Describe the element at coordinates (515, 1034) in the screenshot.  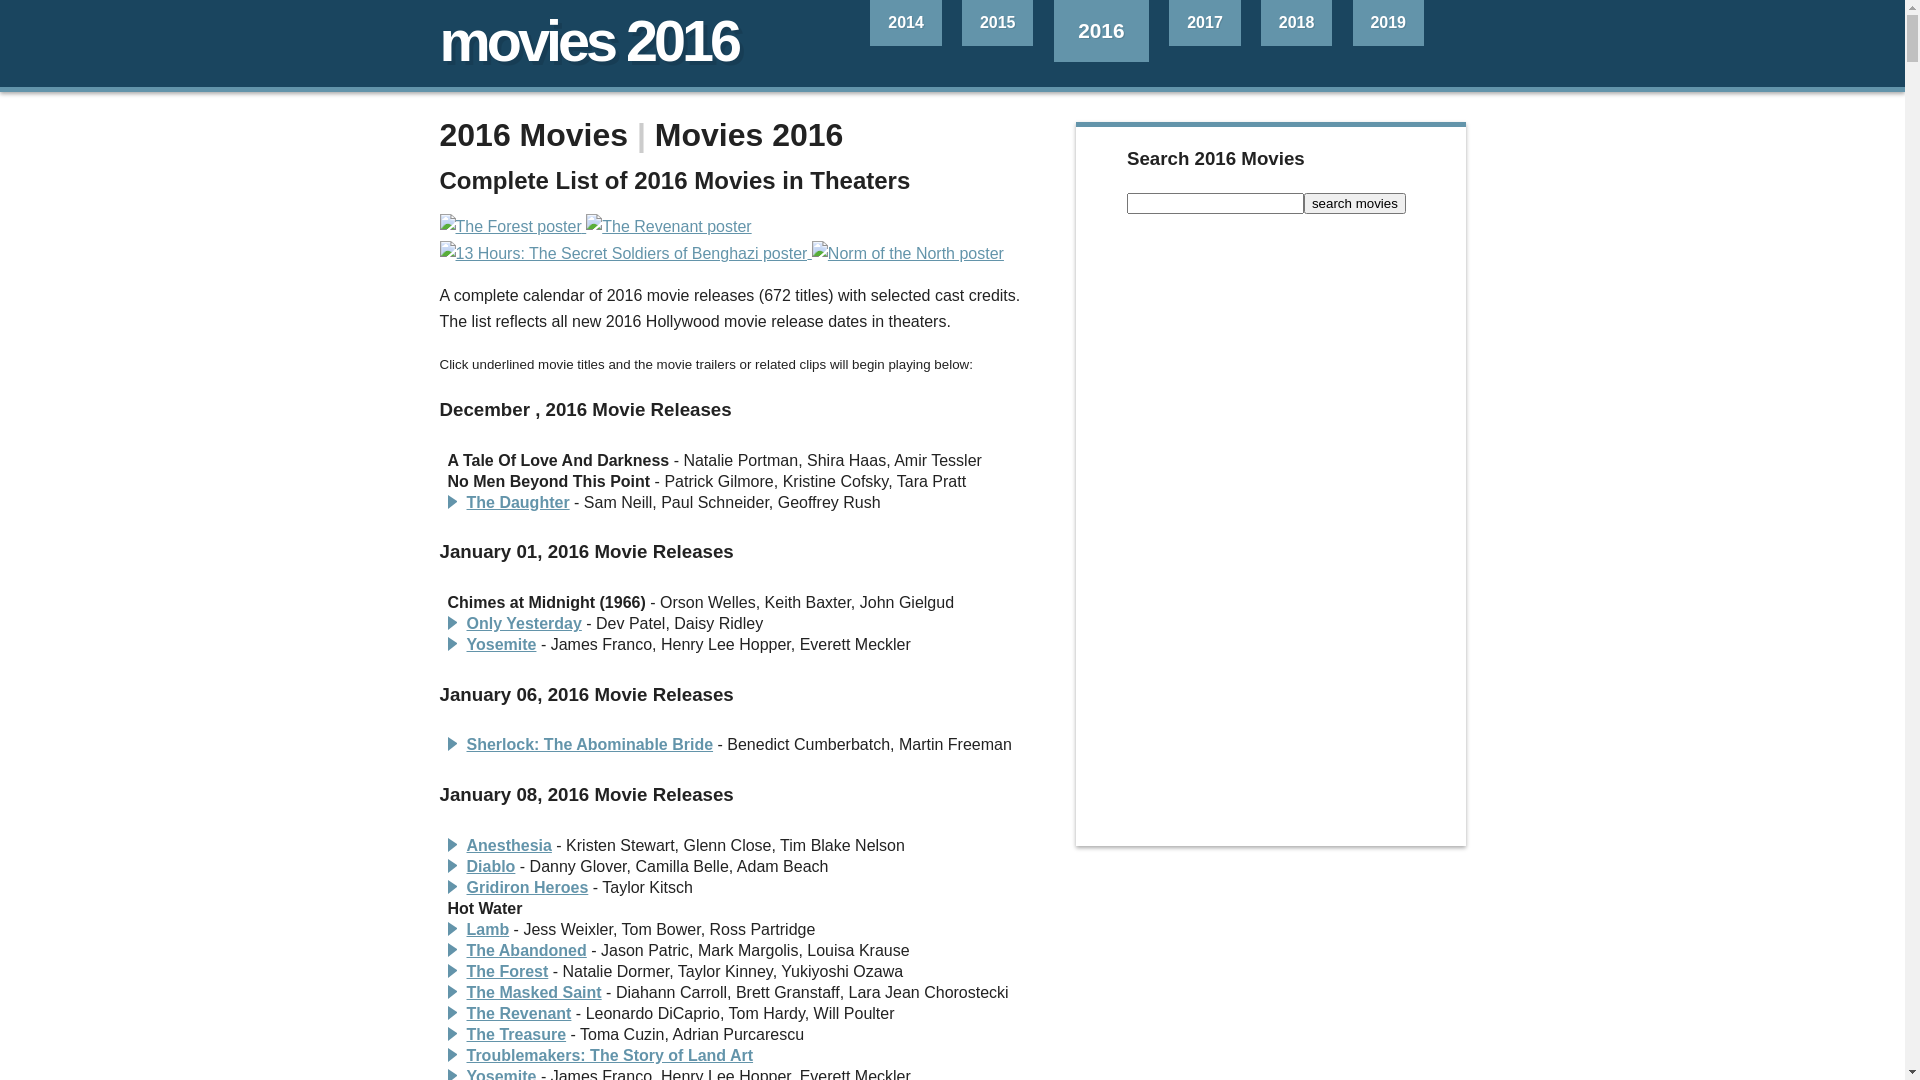
I see `'The Treasure'` at that location.